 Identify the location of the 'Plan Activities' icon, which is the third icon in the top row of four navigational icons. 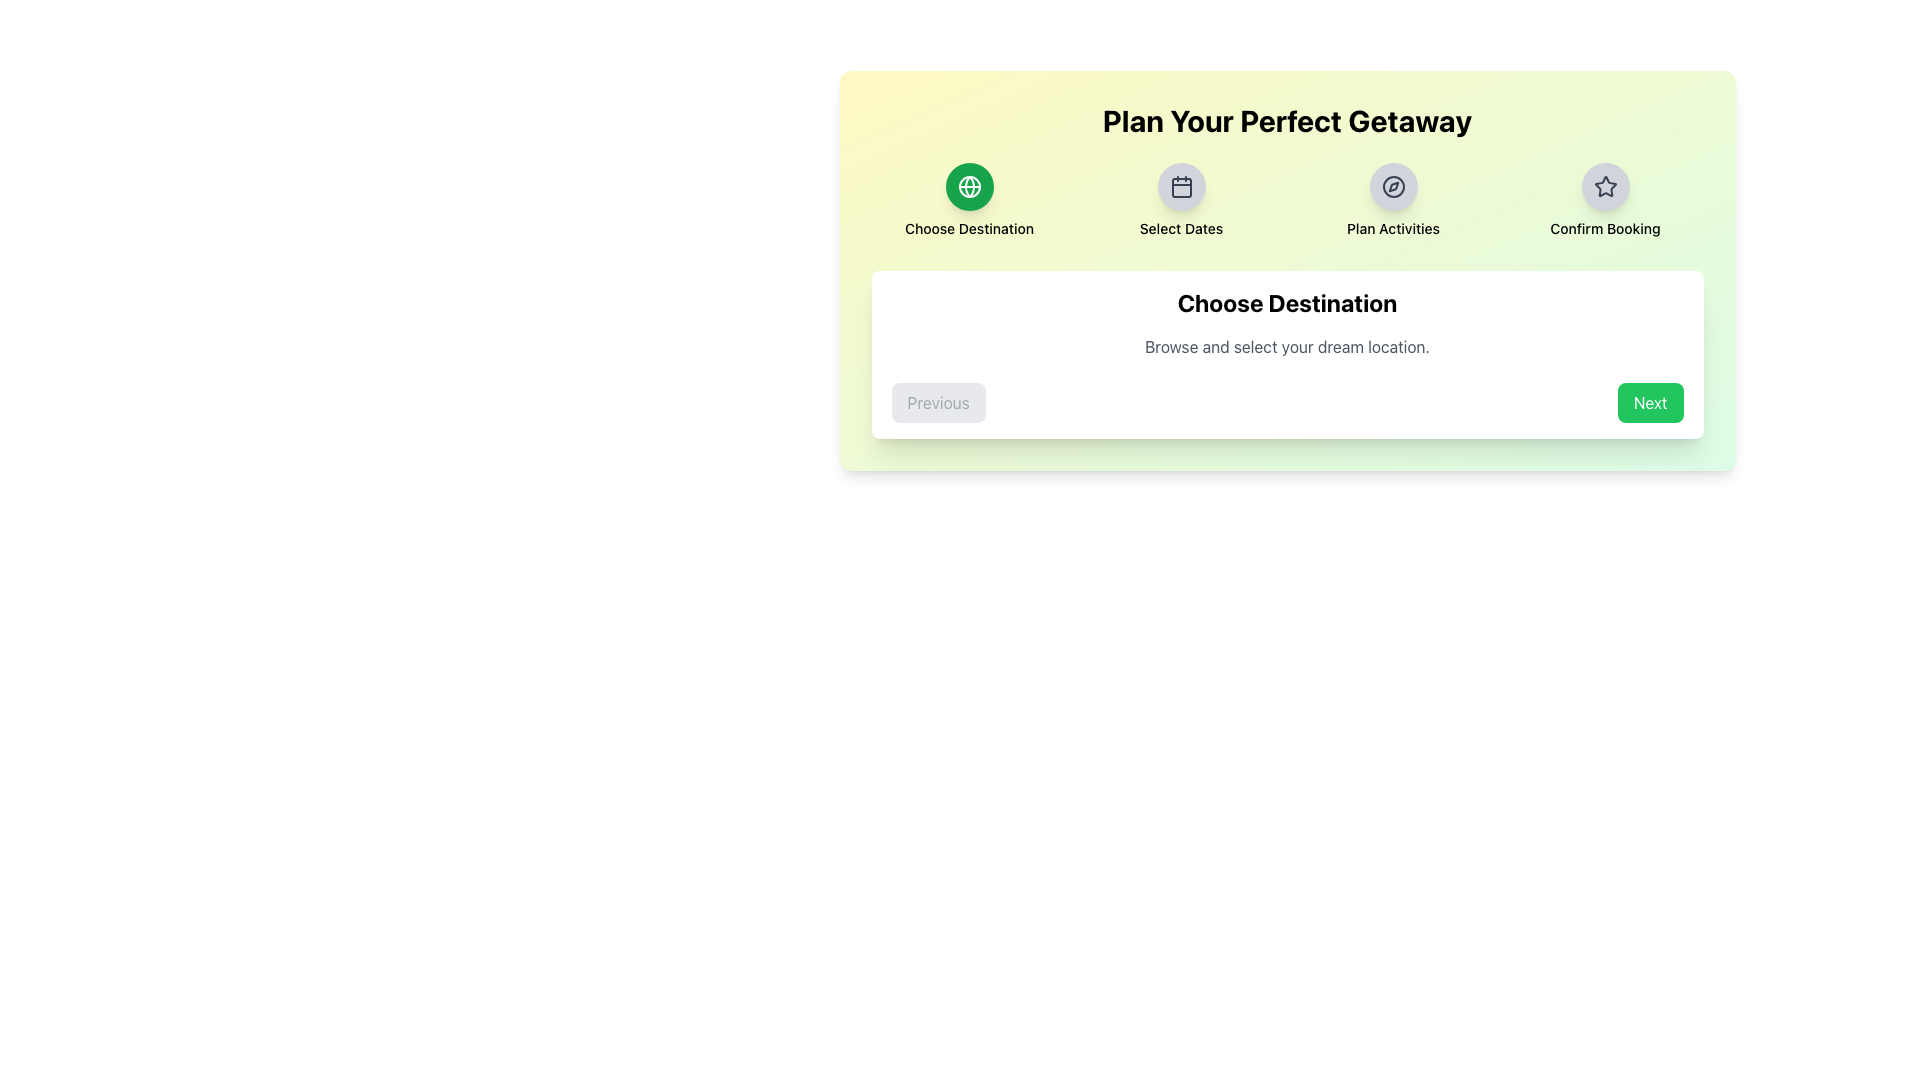
(1392, 186).